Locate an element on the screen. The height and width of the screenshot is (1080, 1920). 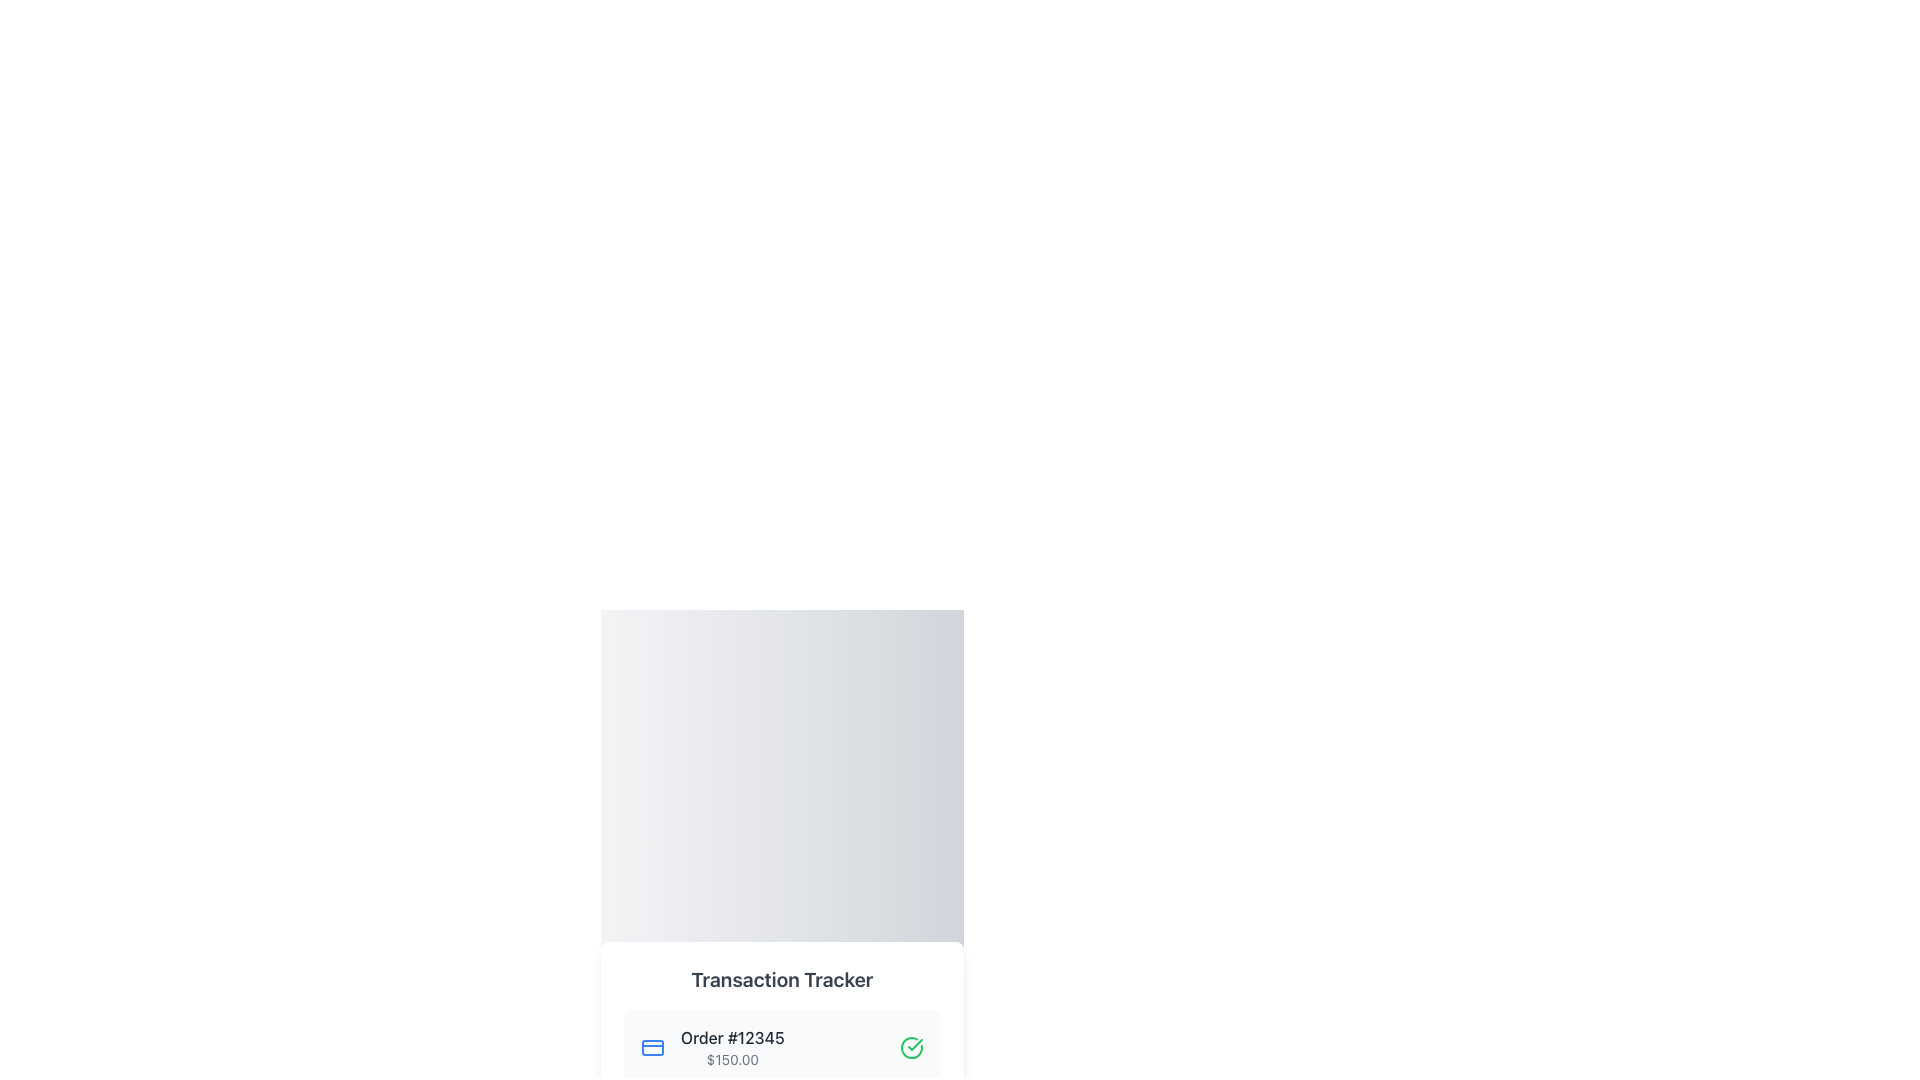
the Text Display element showing '$150.00' in light gray color, located below 'Order #12345' within the card layout is located at coordinates (731, 1059).